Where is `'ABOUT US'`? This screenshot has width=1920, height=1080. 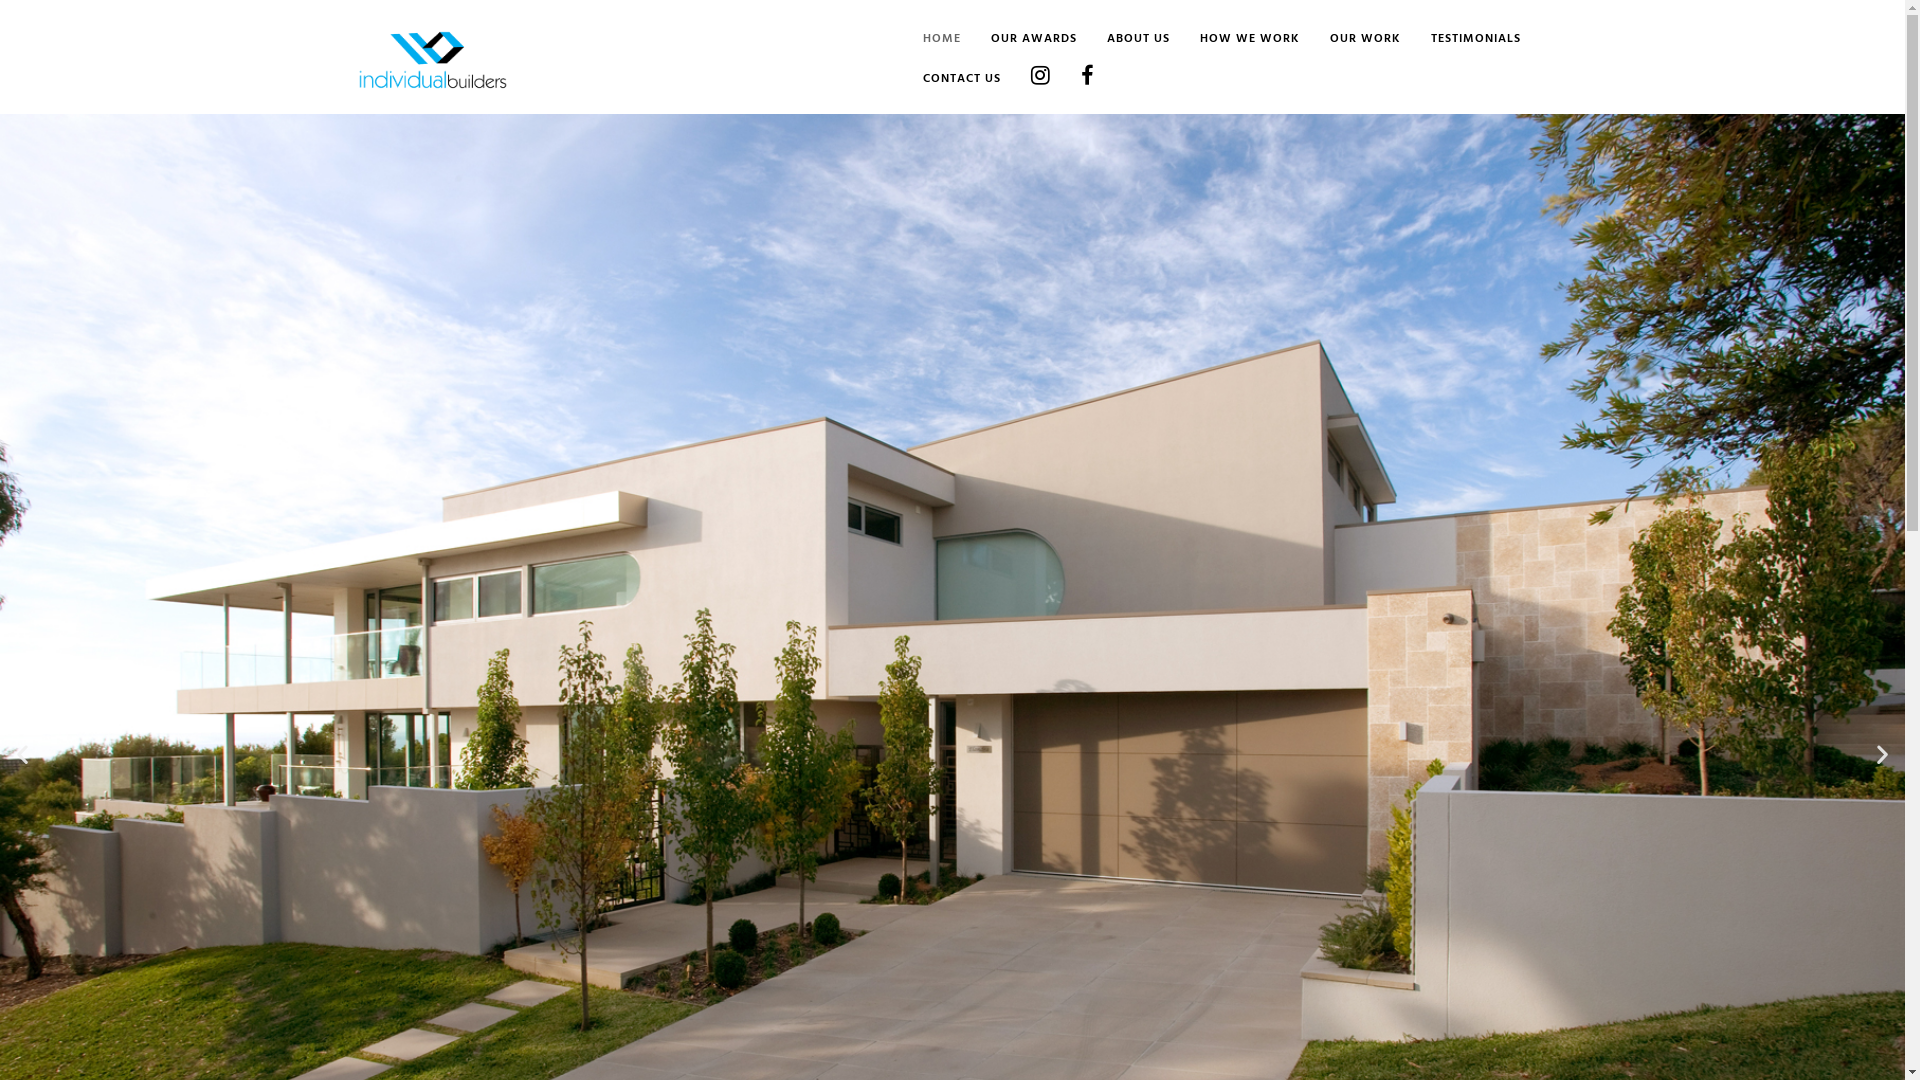 'ABOUT US' is located at coordinates (1122, 39).